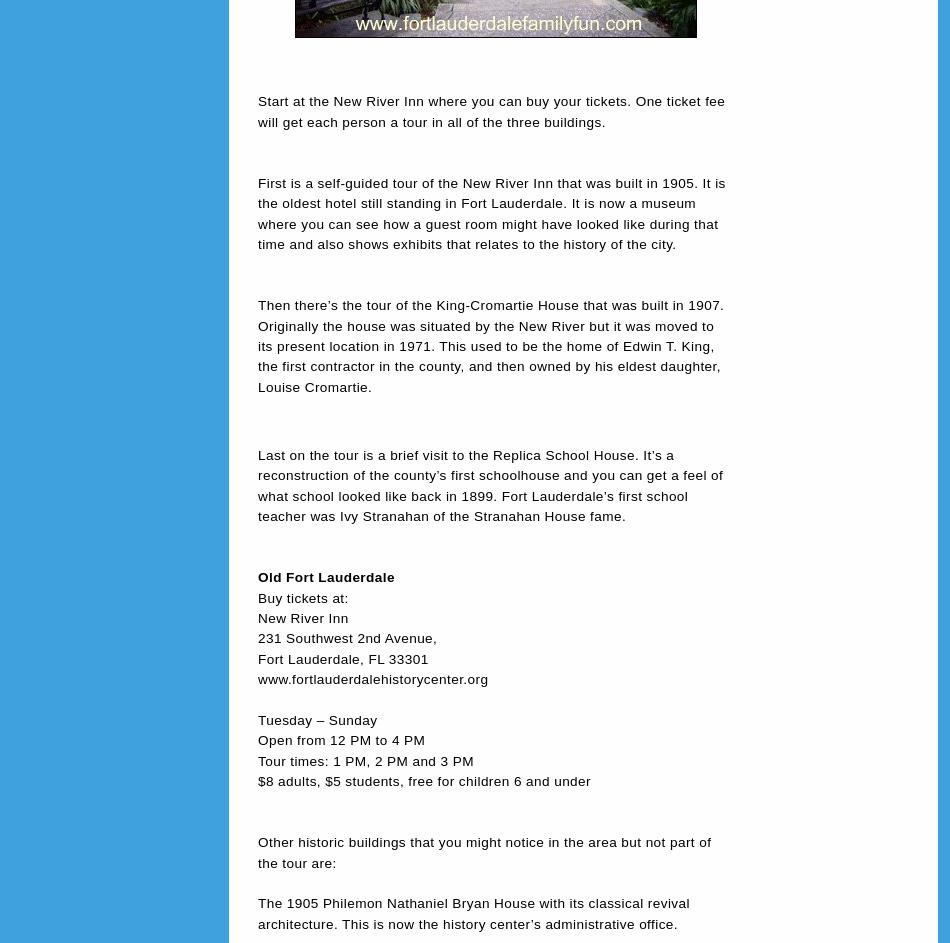 The image size is (950, 943). What do you see at coordinates (491, 111) in the screenshot?
I see `'Start at the New River Inn where you can buy your tickets. One ticket fee will get each person a tour in all of the three buildings.'` at bounding box center [491, 111].